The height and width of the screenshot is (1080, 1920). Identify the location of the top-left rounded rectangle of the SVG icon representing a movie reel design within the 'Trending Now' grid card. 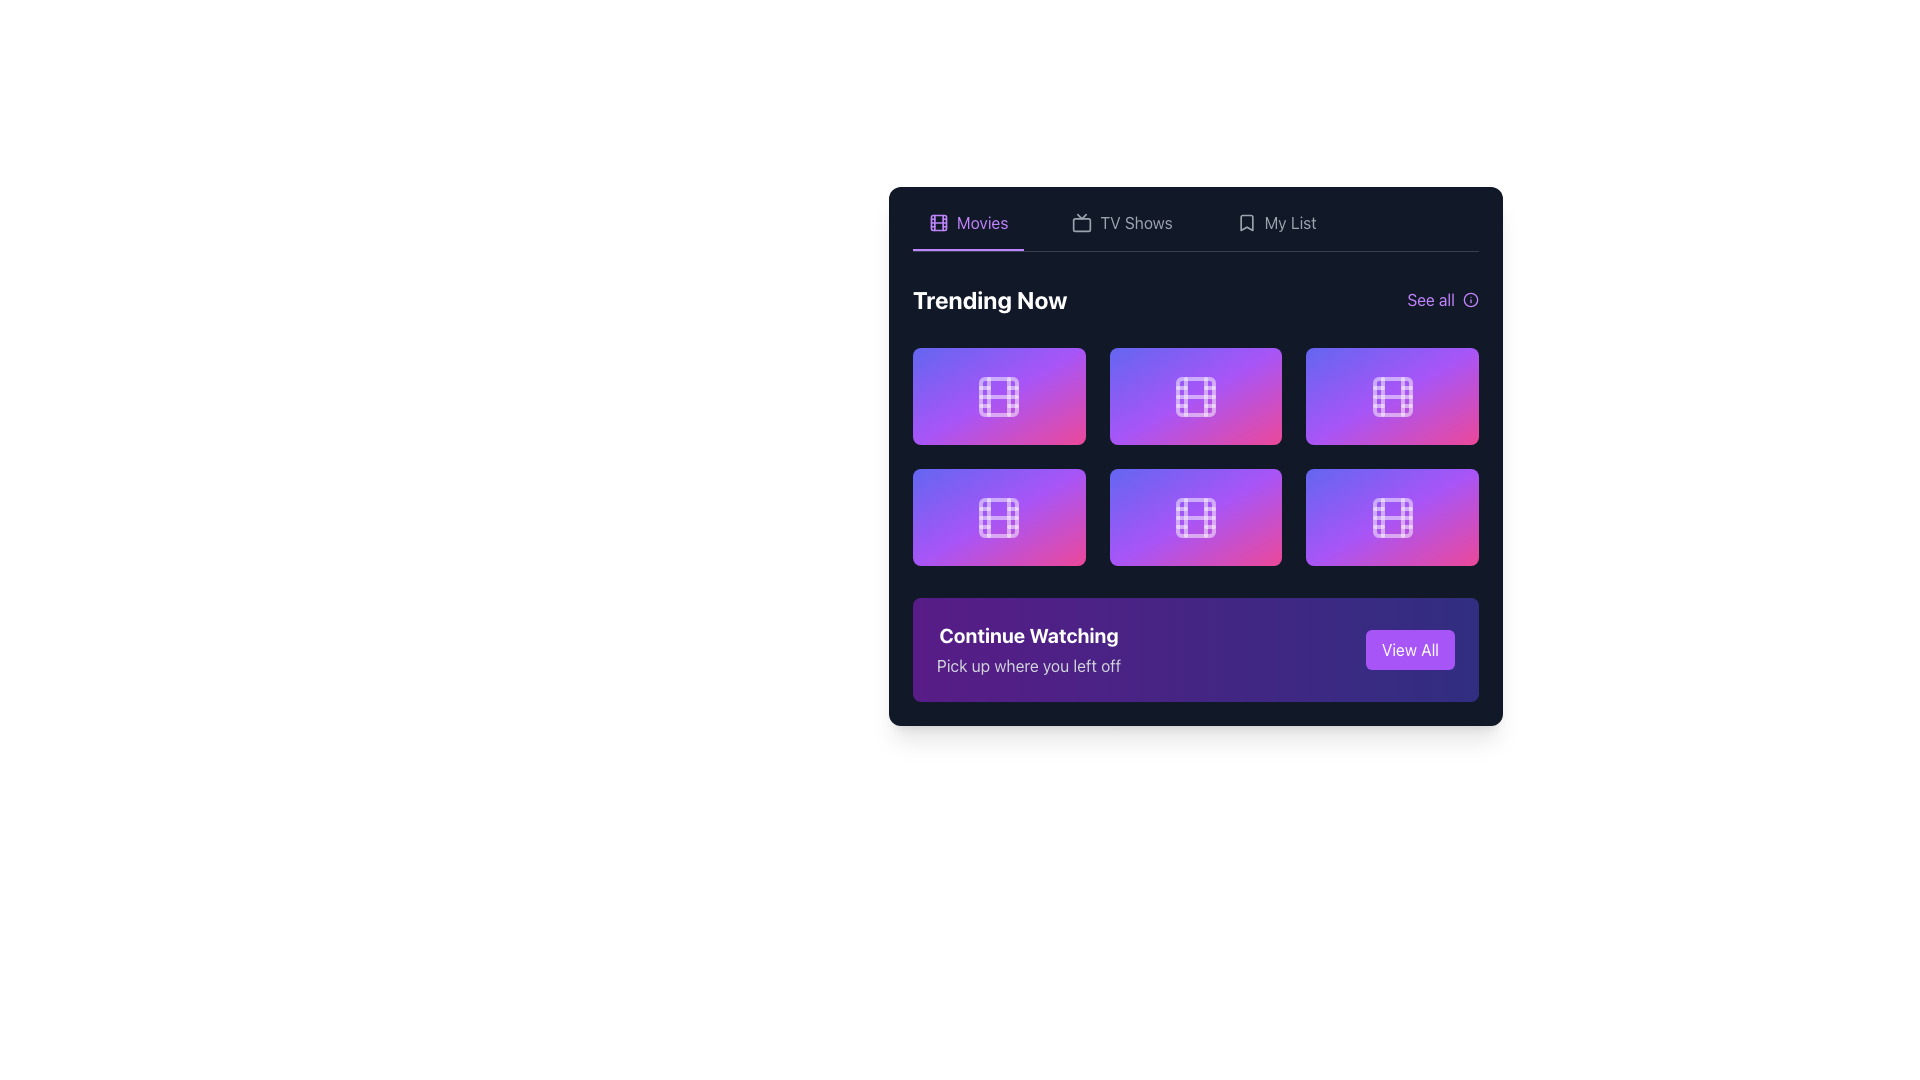
(1391, 516).